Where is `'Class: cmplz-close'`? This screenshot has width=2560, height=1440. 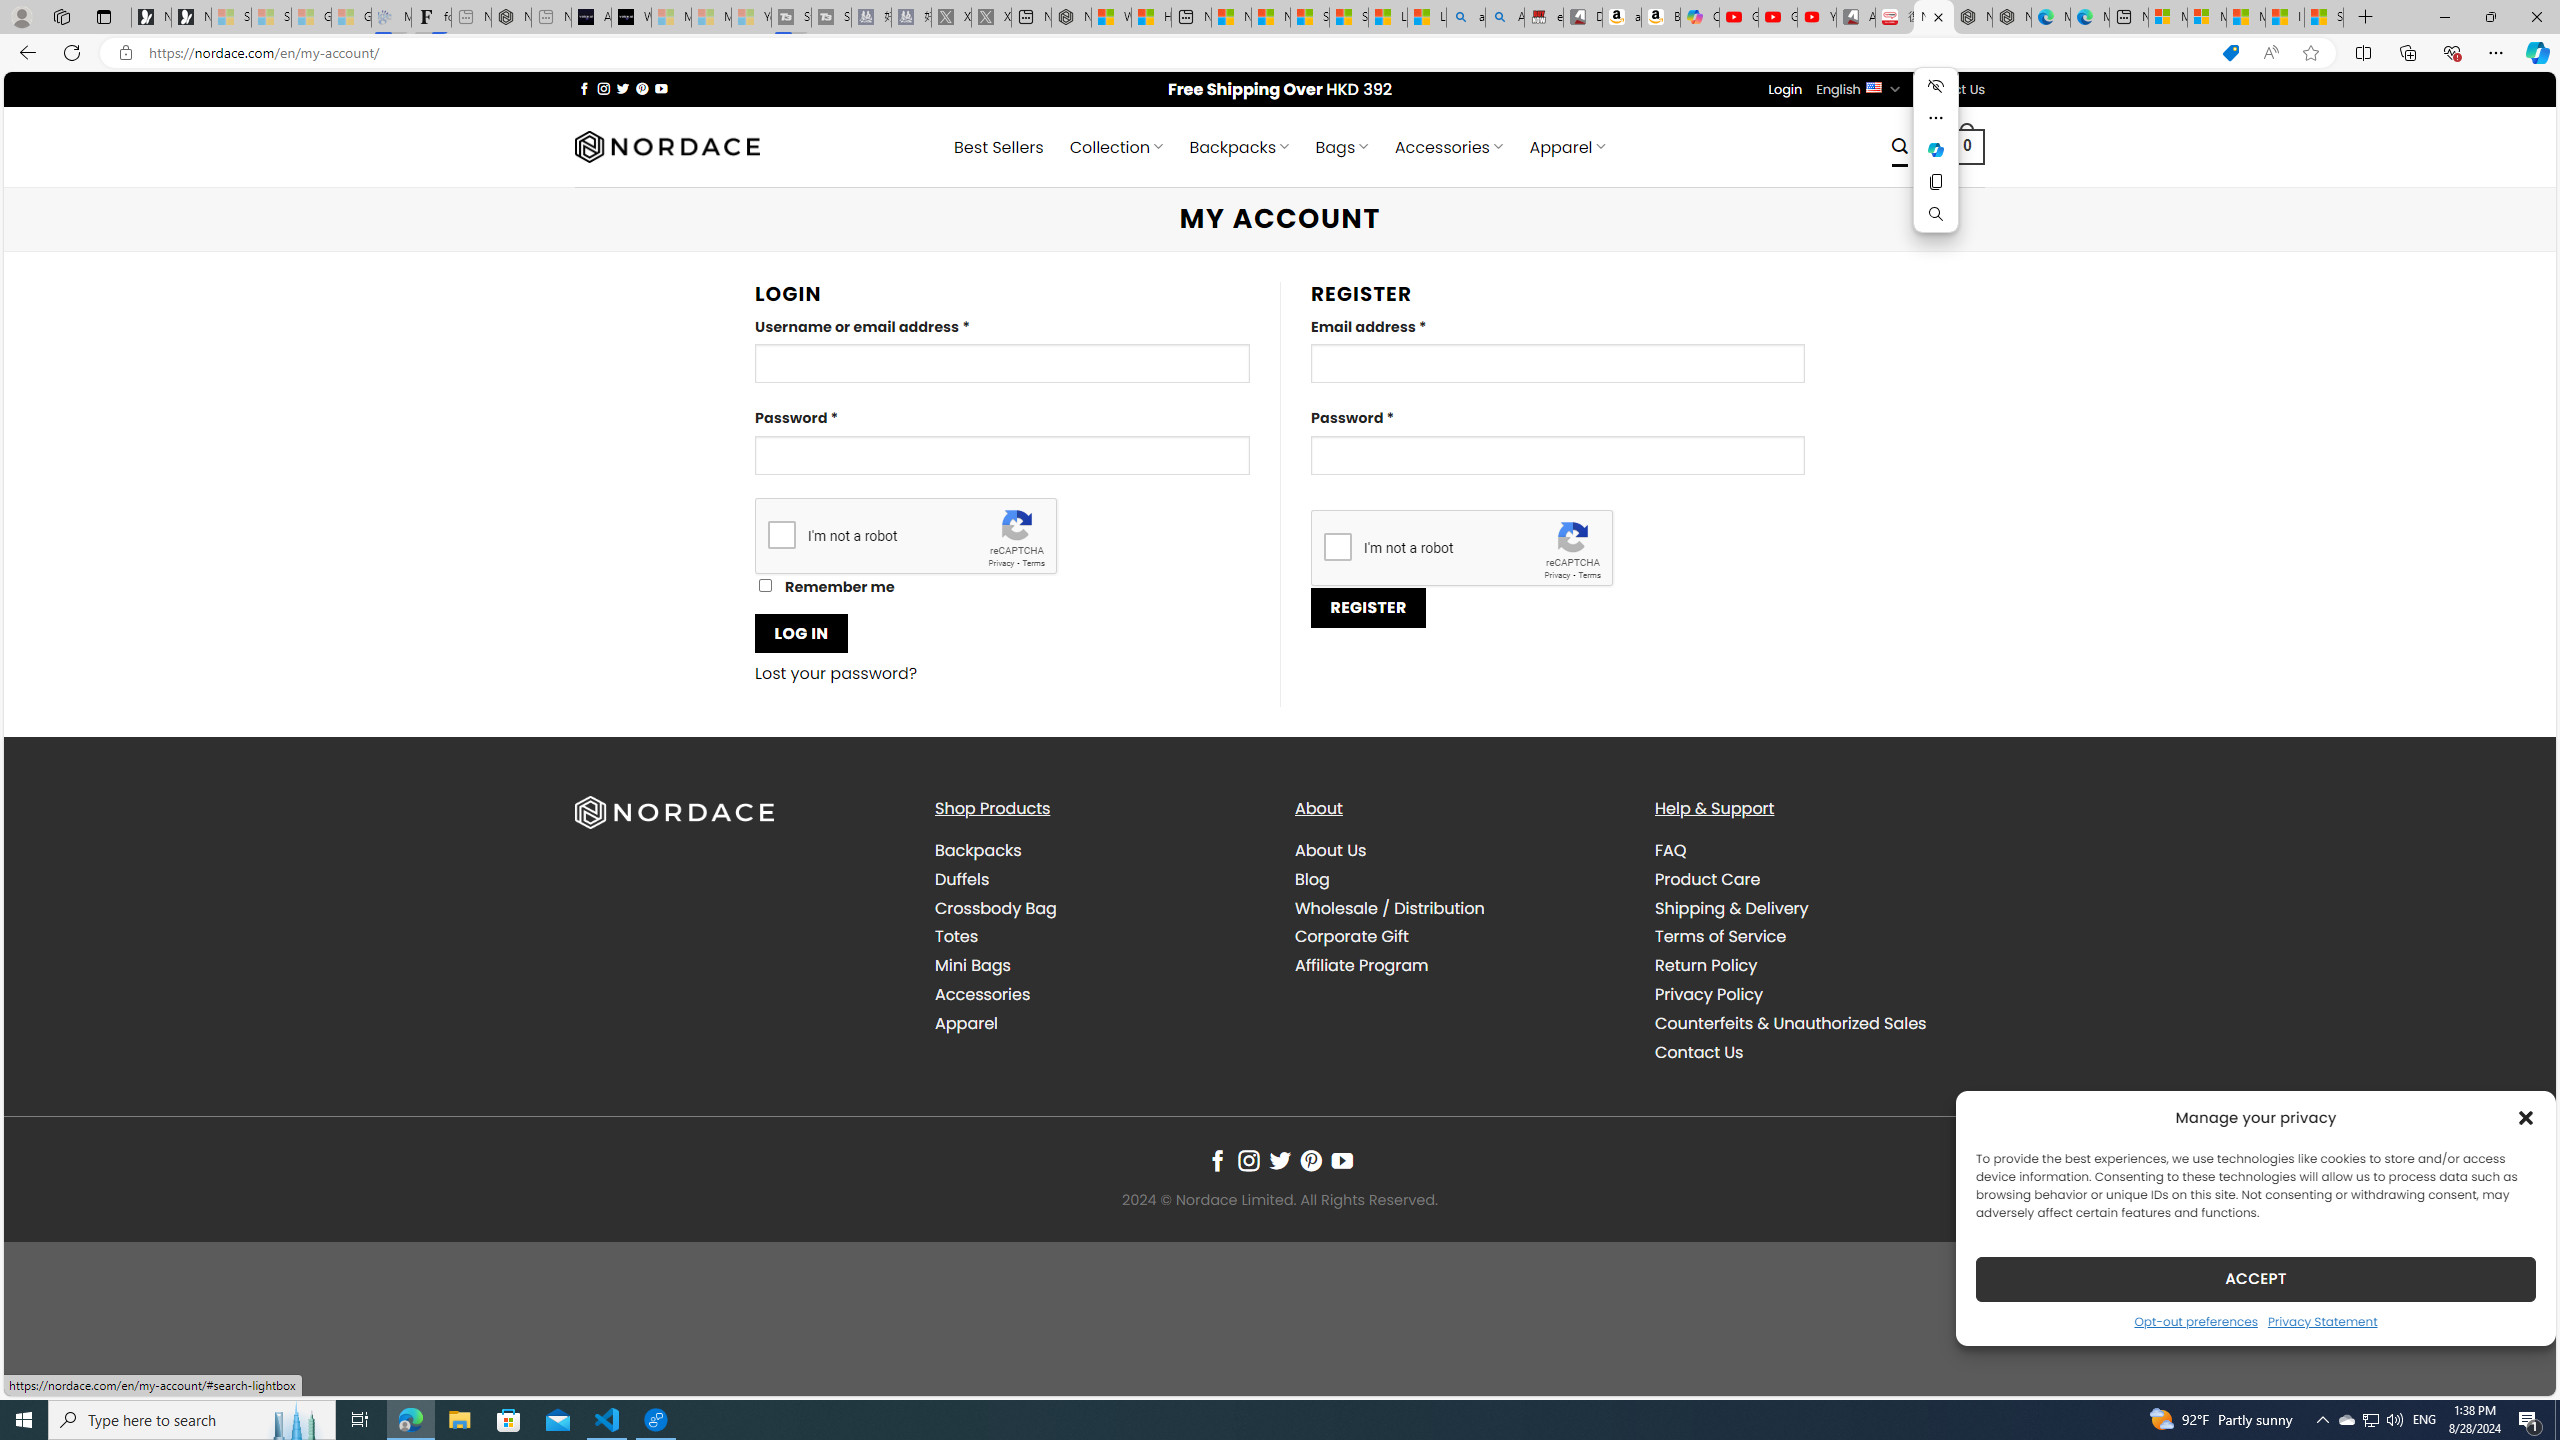 'Class: cmplz-close' is located at coordinates (2526, 1117).